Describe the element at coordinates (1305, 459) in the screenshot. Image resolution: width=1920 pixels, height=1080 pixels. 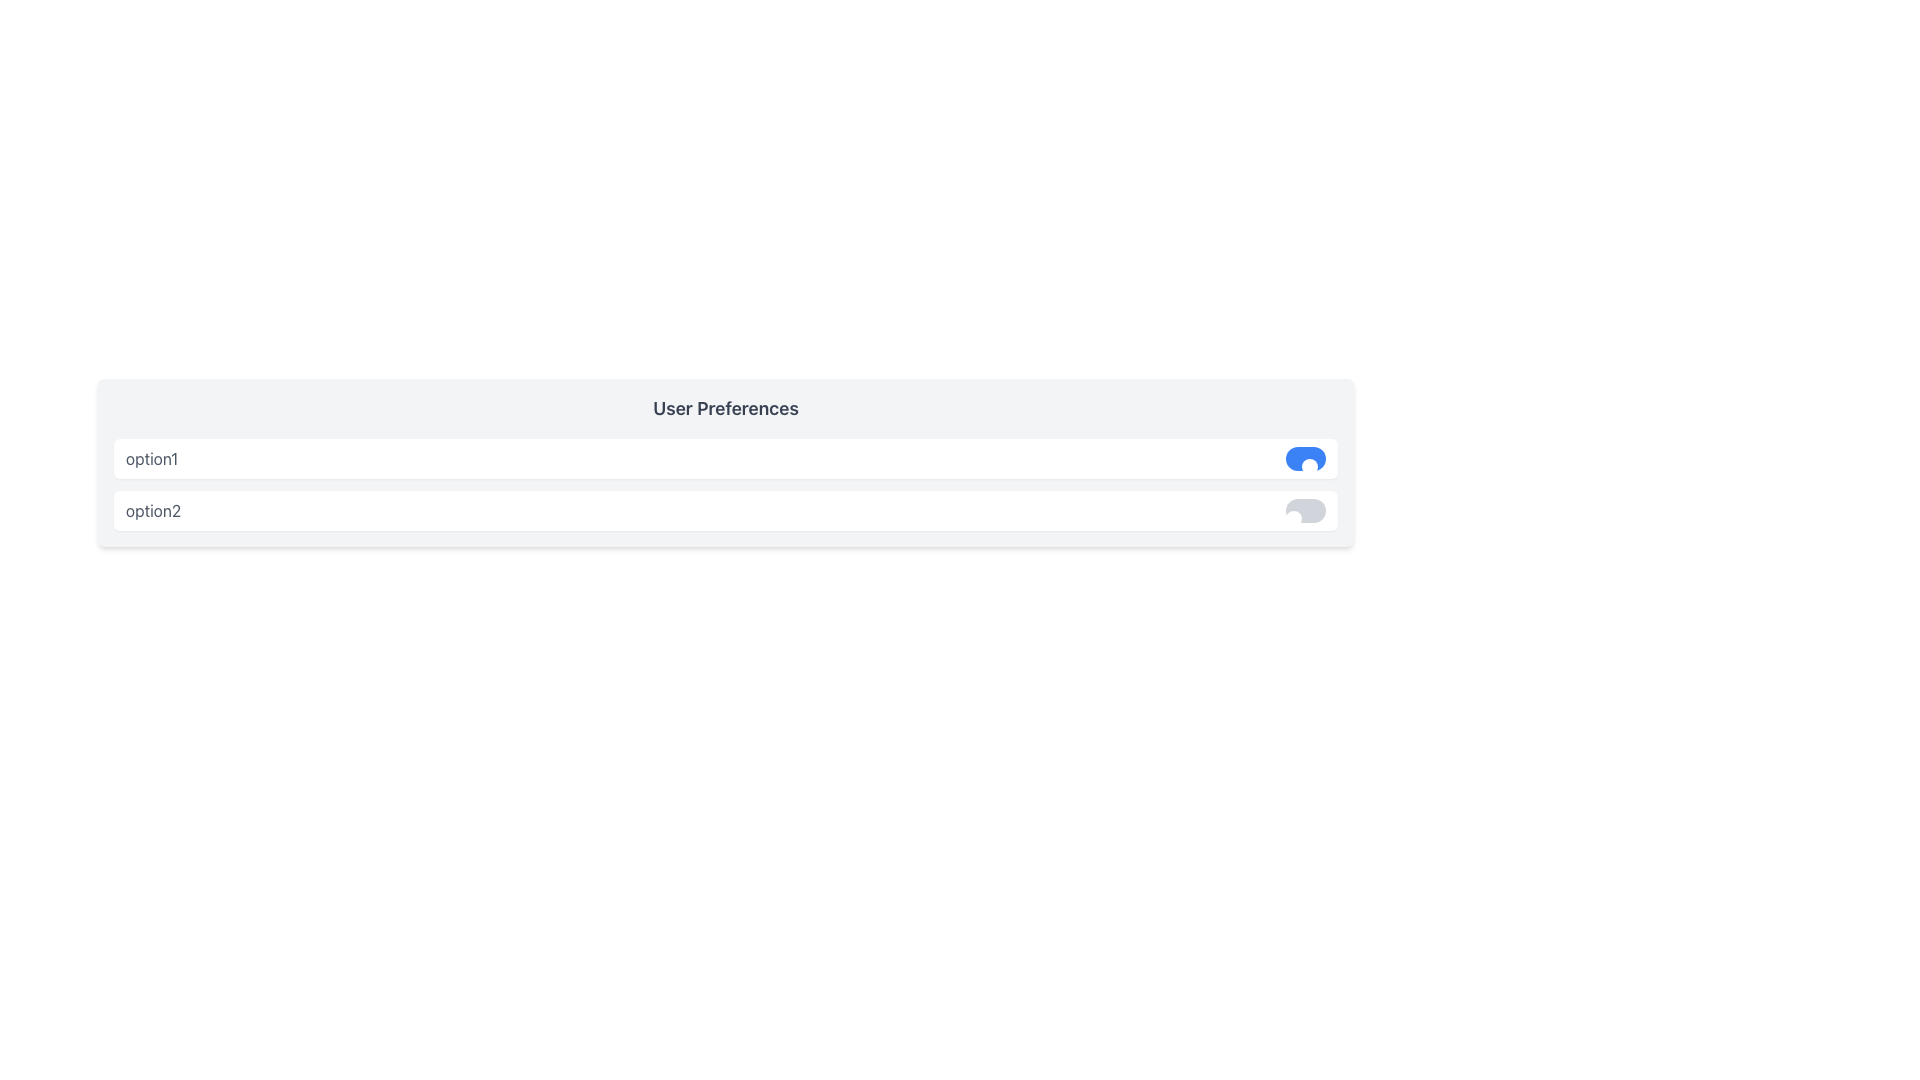
I see `the toggle switch for 'option1' to switch it to the opposite state` at that location.